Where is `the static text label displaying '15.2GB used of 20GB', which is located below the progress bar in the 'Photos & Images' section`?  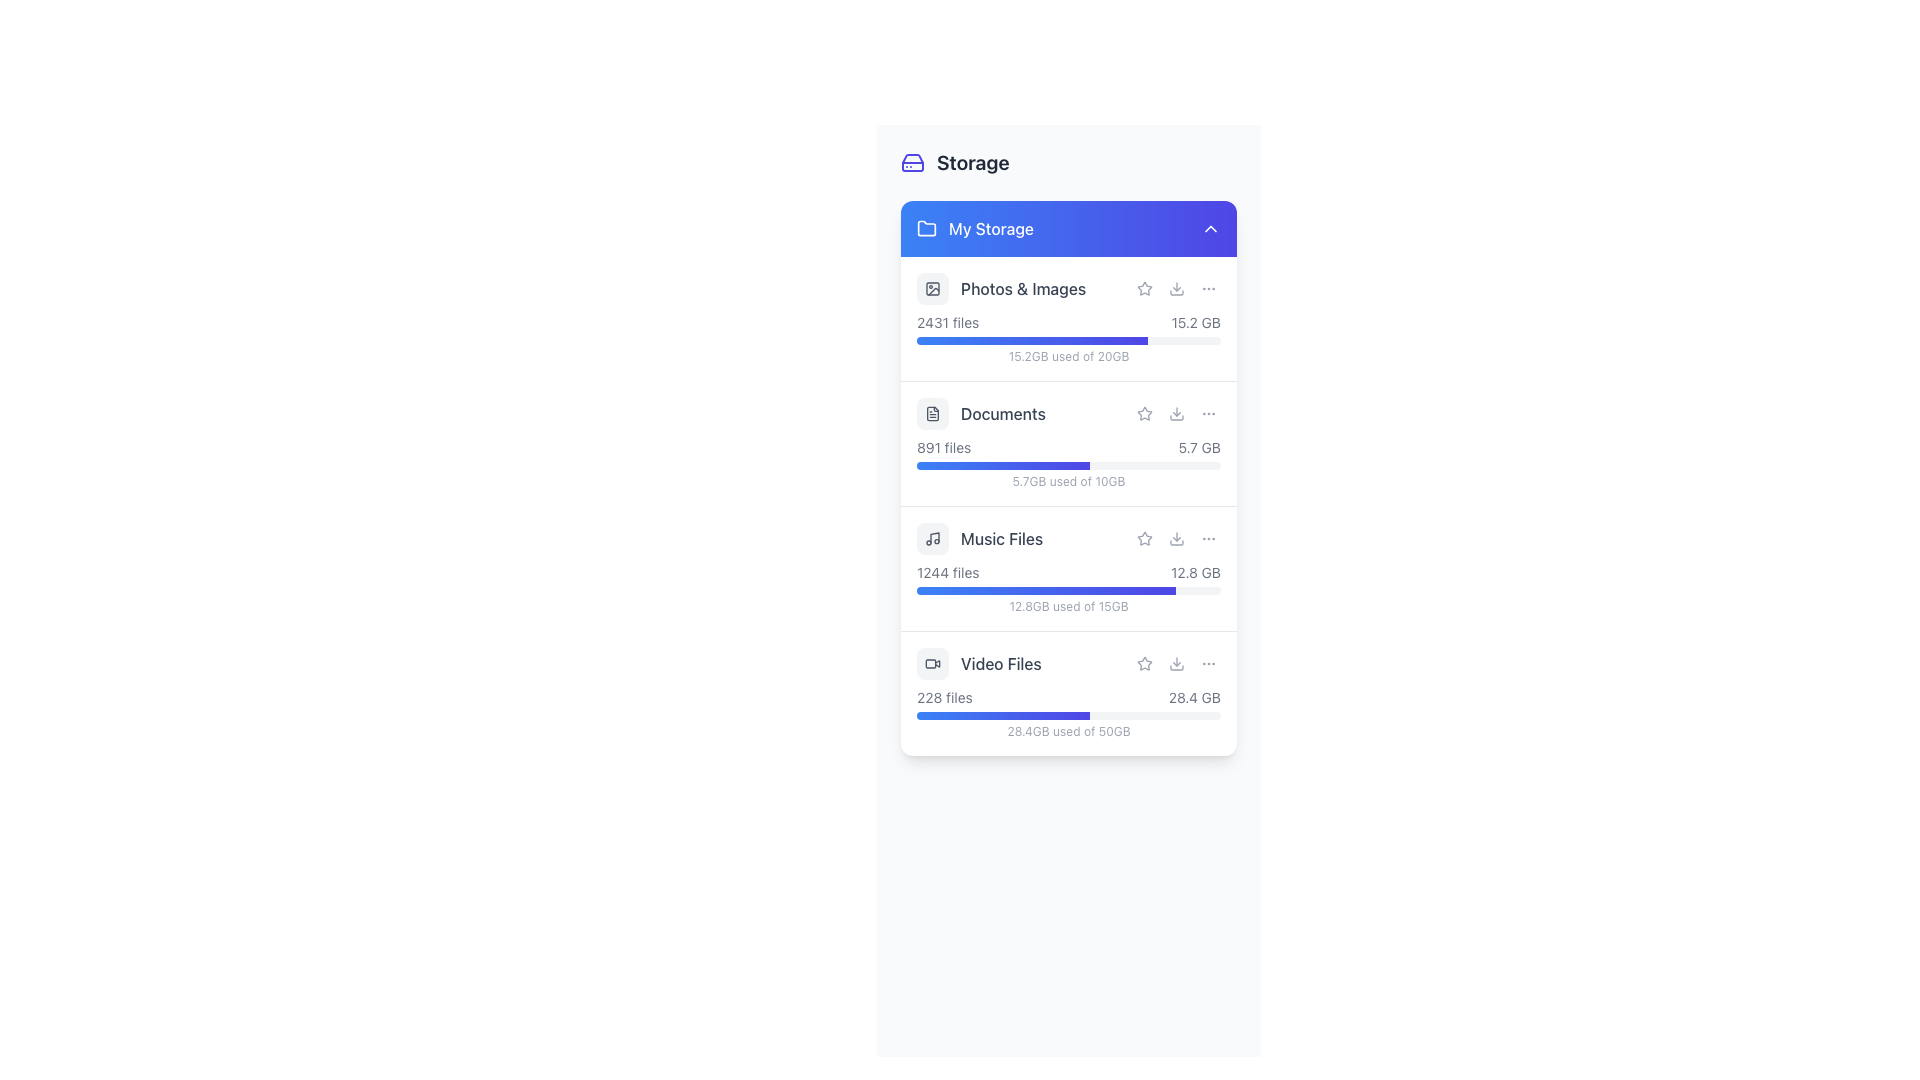
the static text label displaying '15.2GB used of 20GB', which is located below the progress bar in the 'Photos & Images' section is located at coordinates (1068, 356).